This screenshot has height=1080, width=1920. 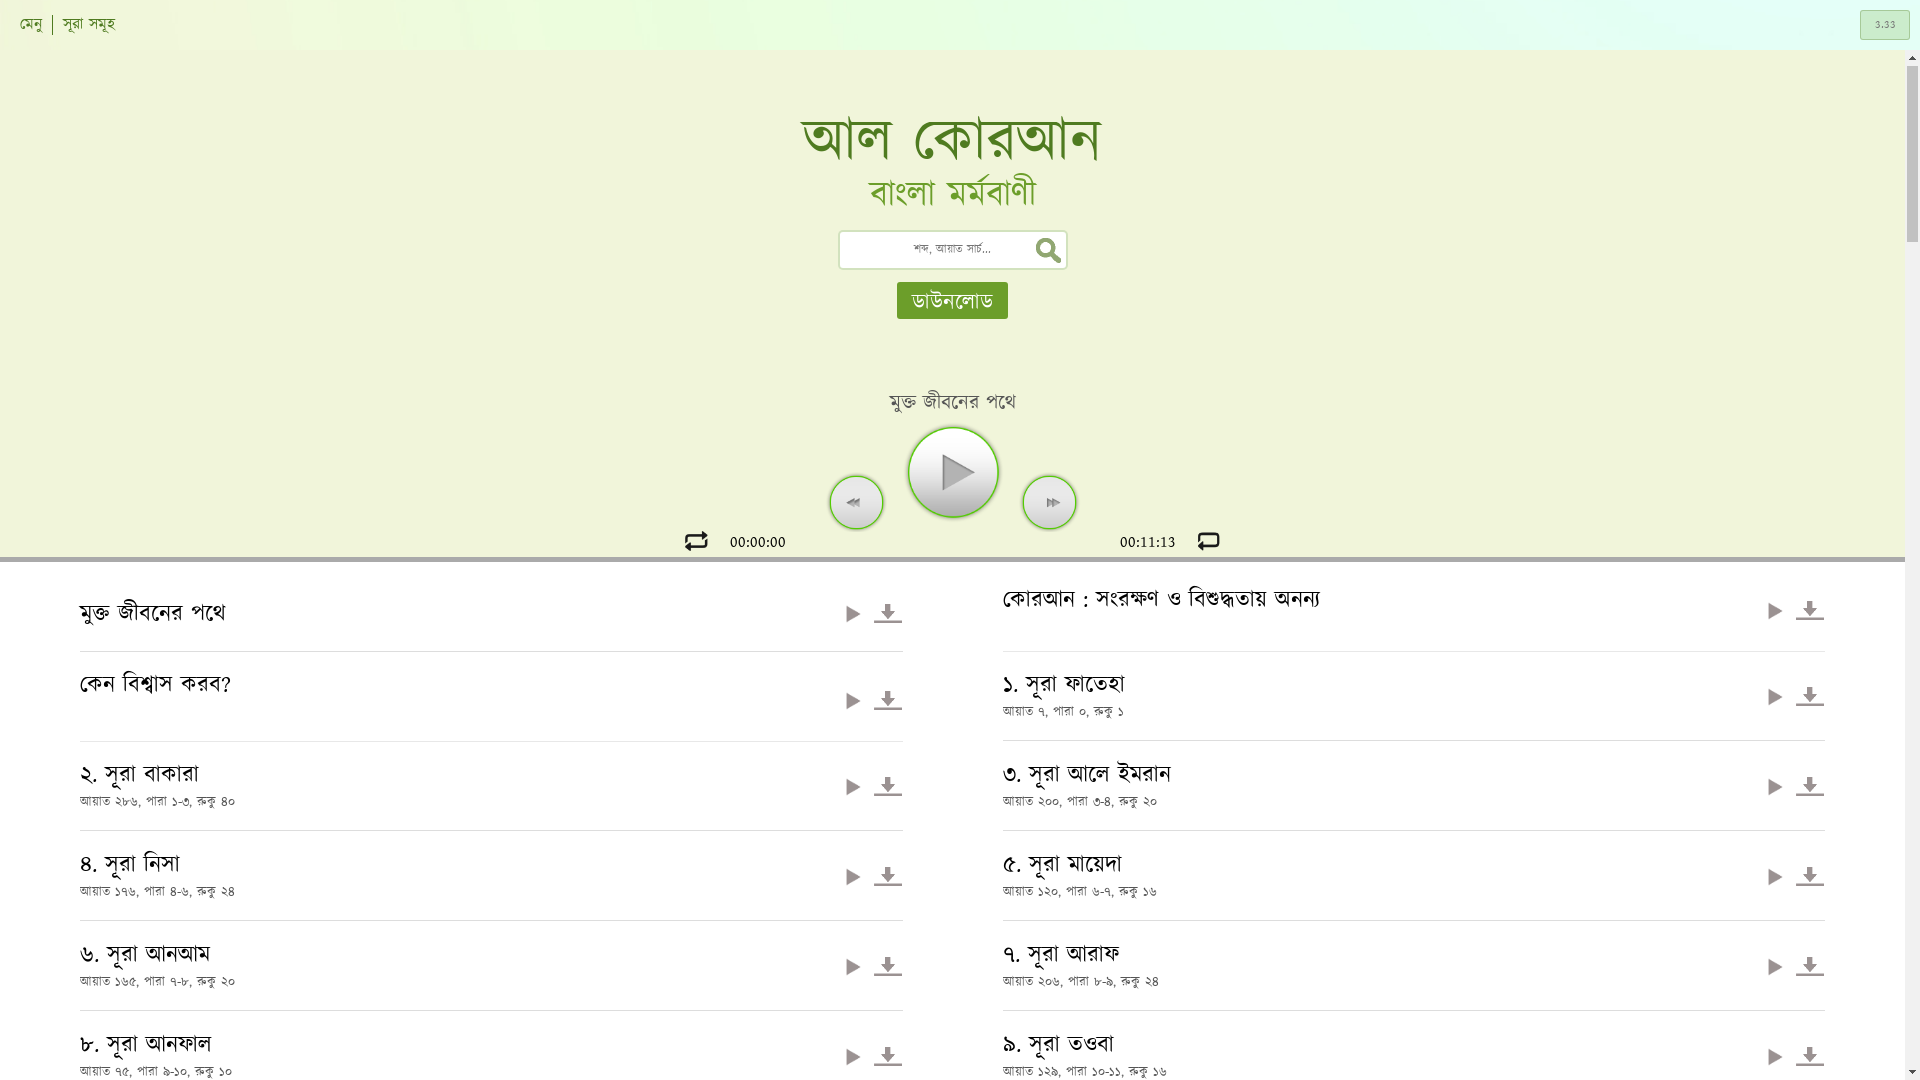 I want to click on 'Play', so click(x=1775, y=965).